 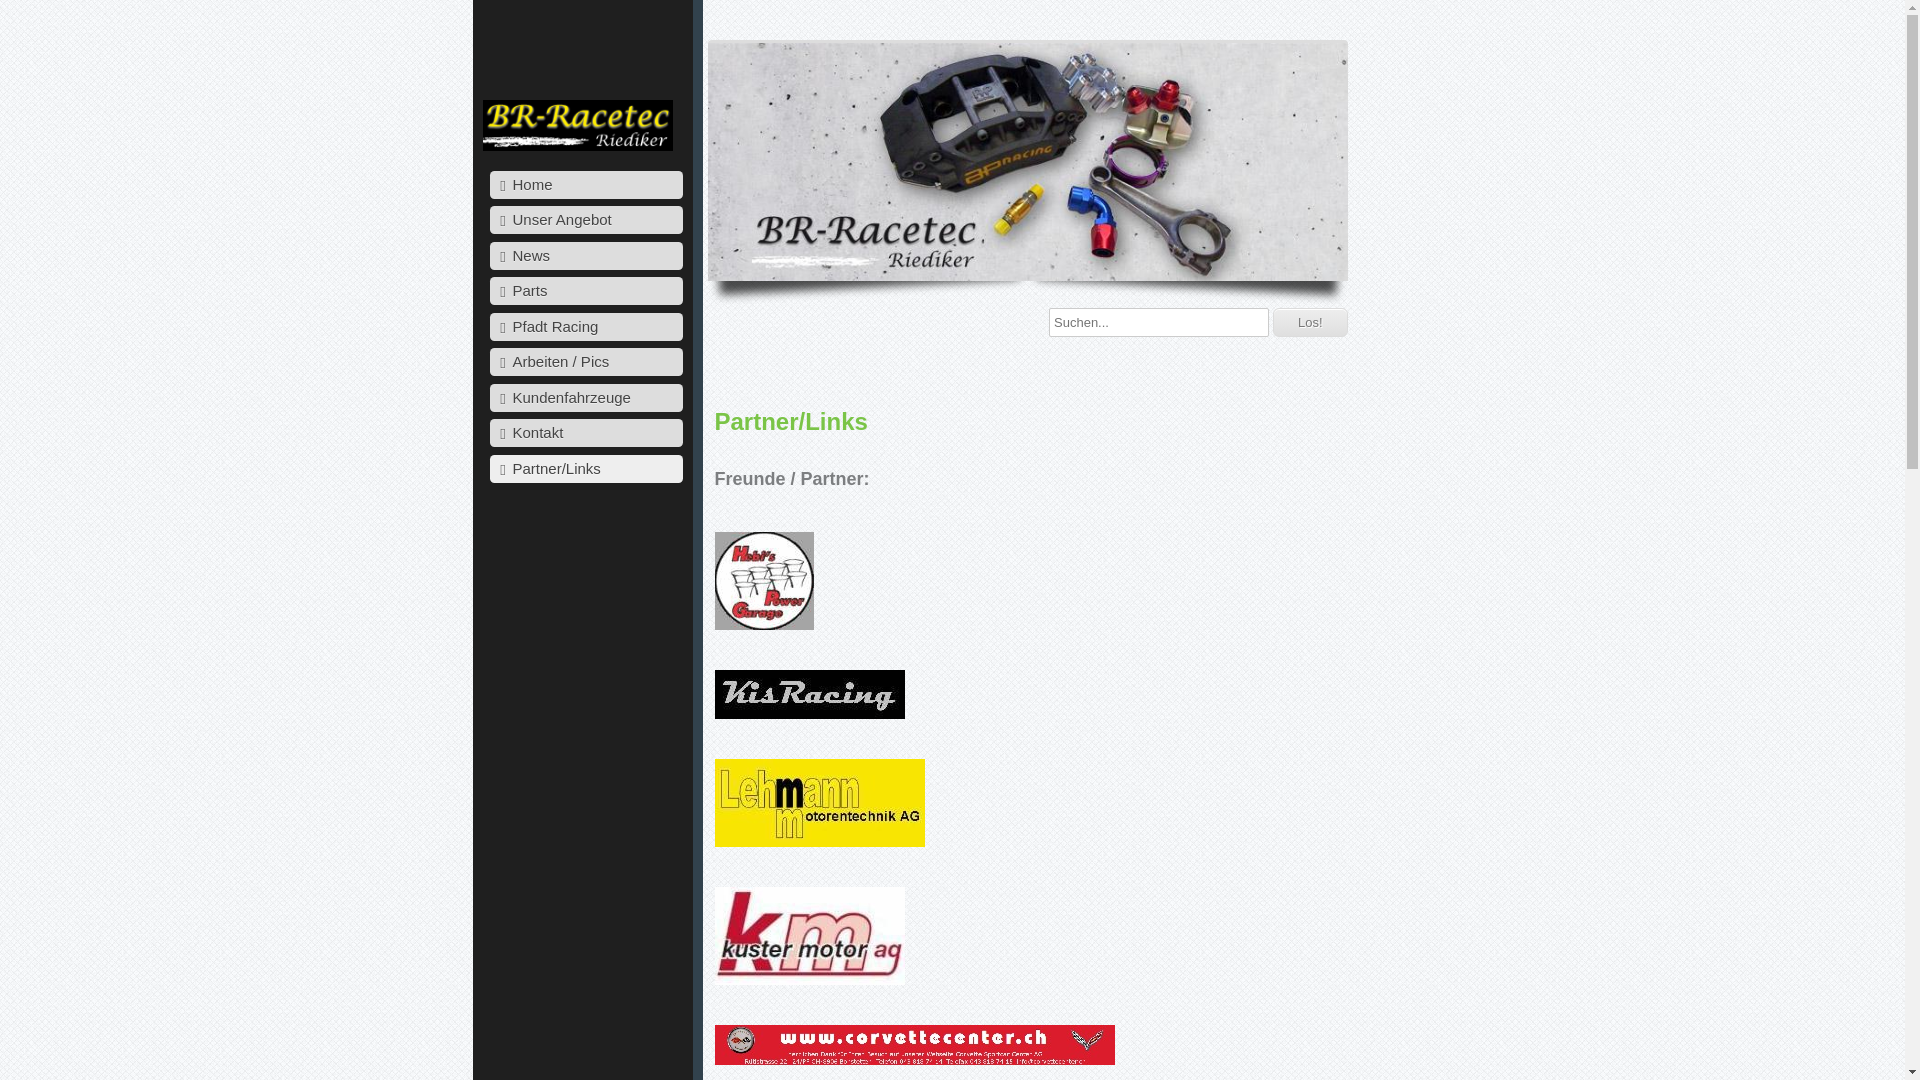 I want to click on 'Unser Angebot', so click(x=585, y=219).